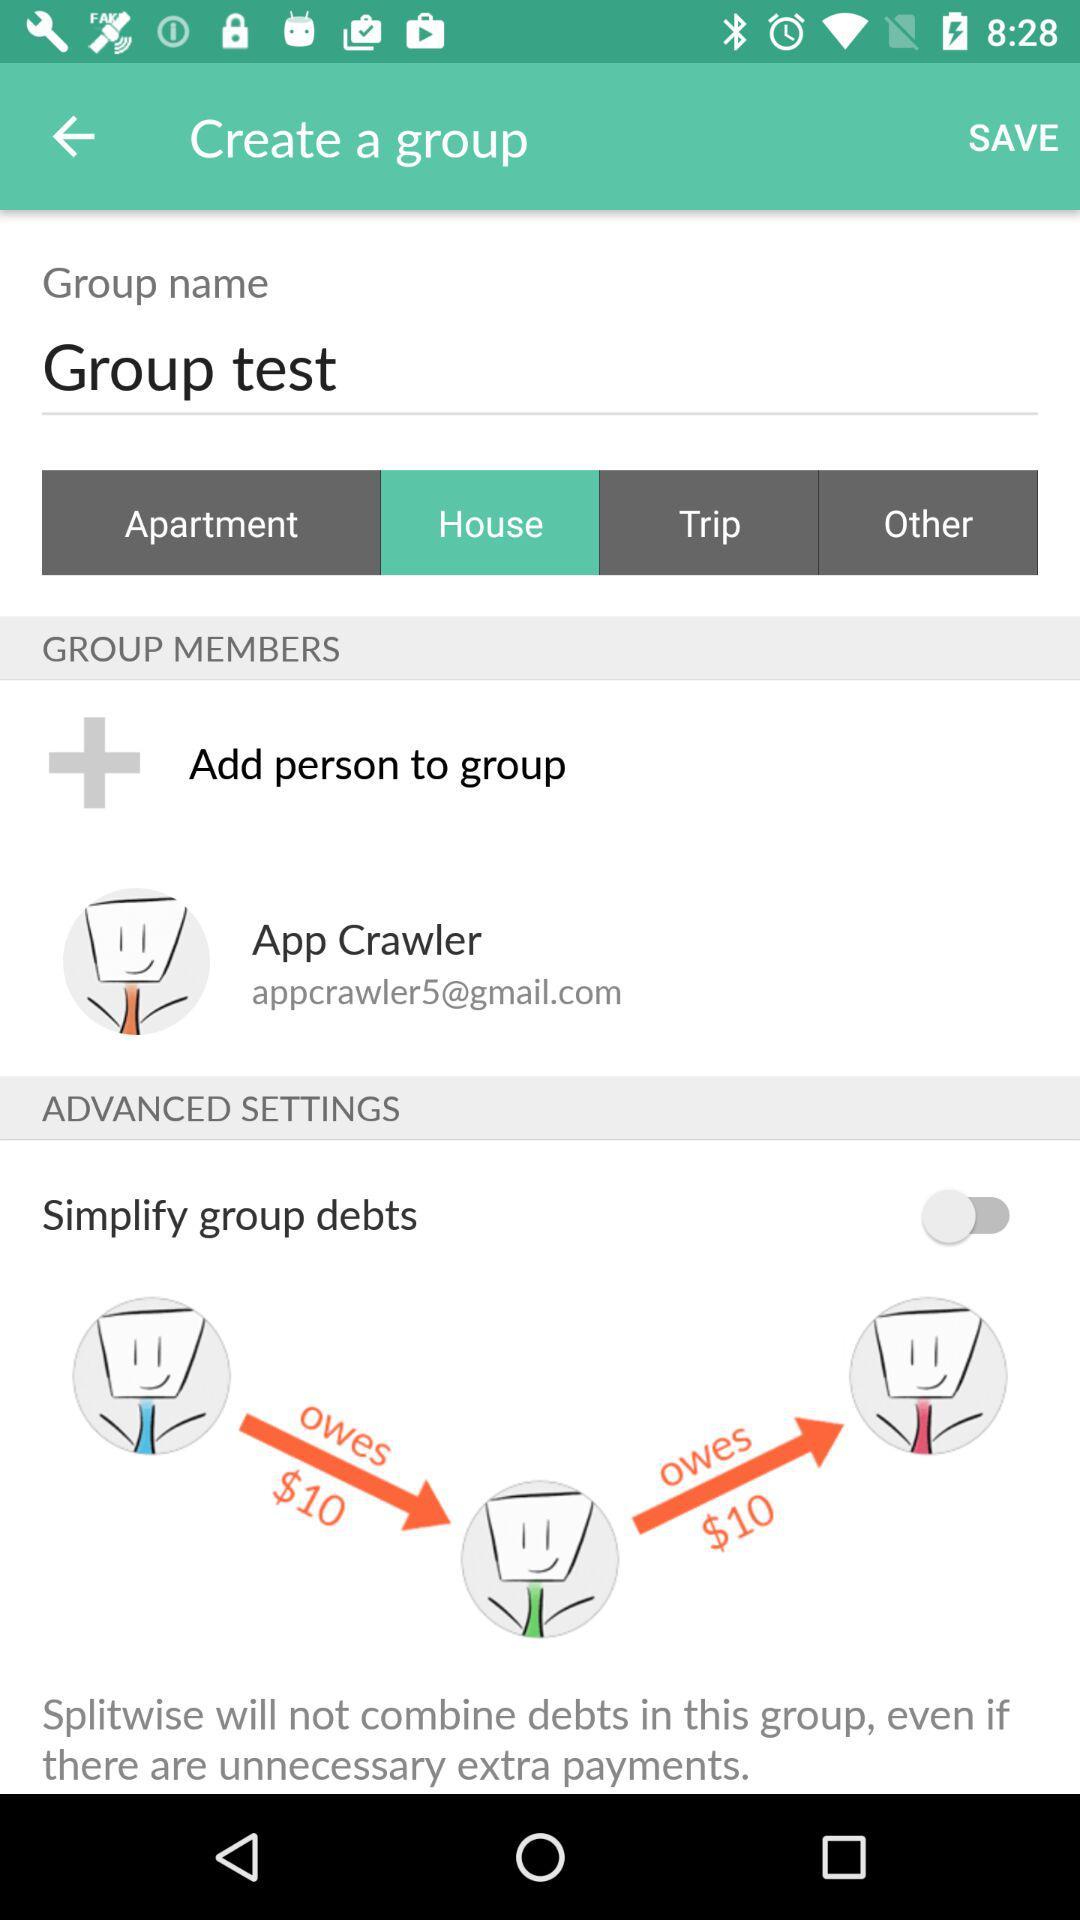 This screenshot has width=1080, height=1920. I want to click on the save, so click(1013, 135).